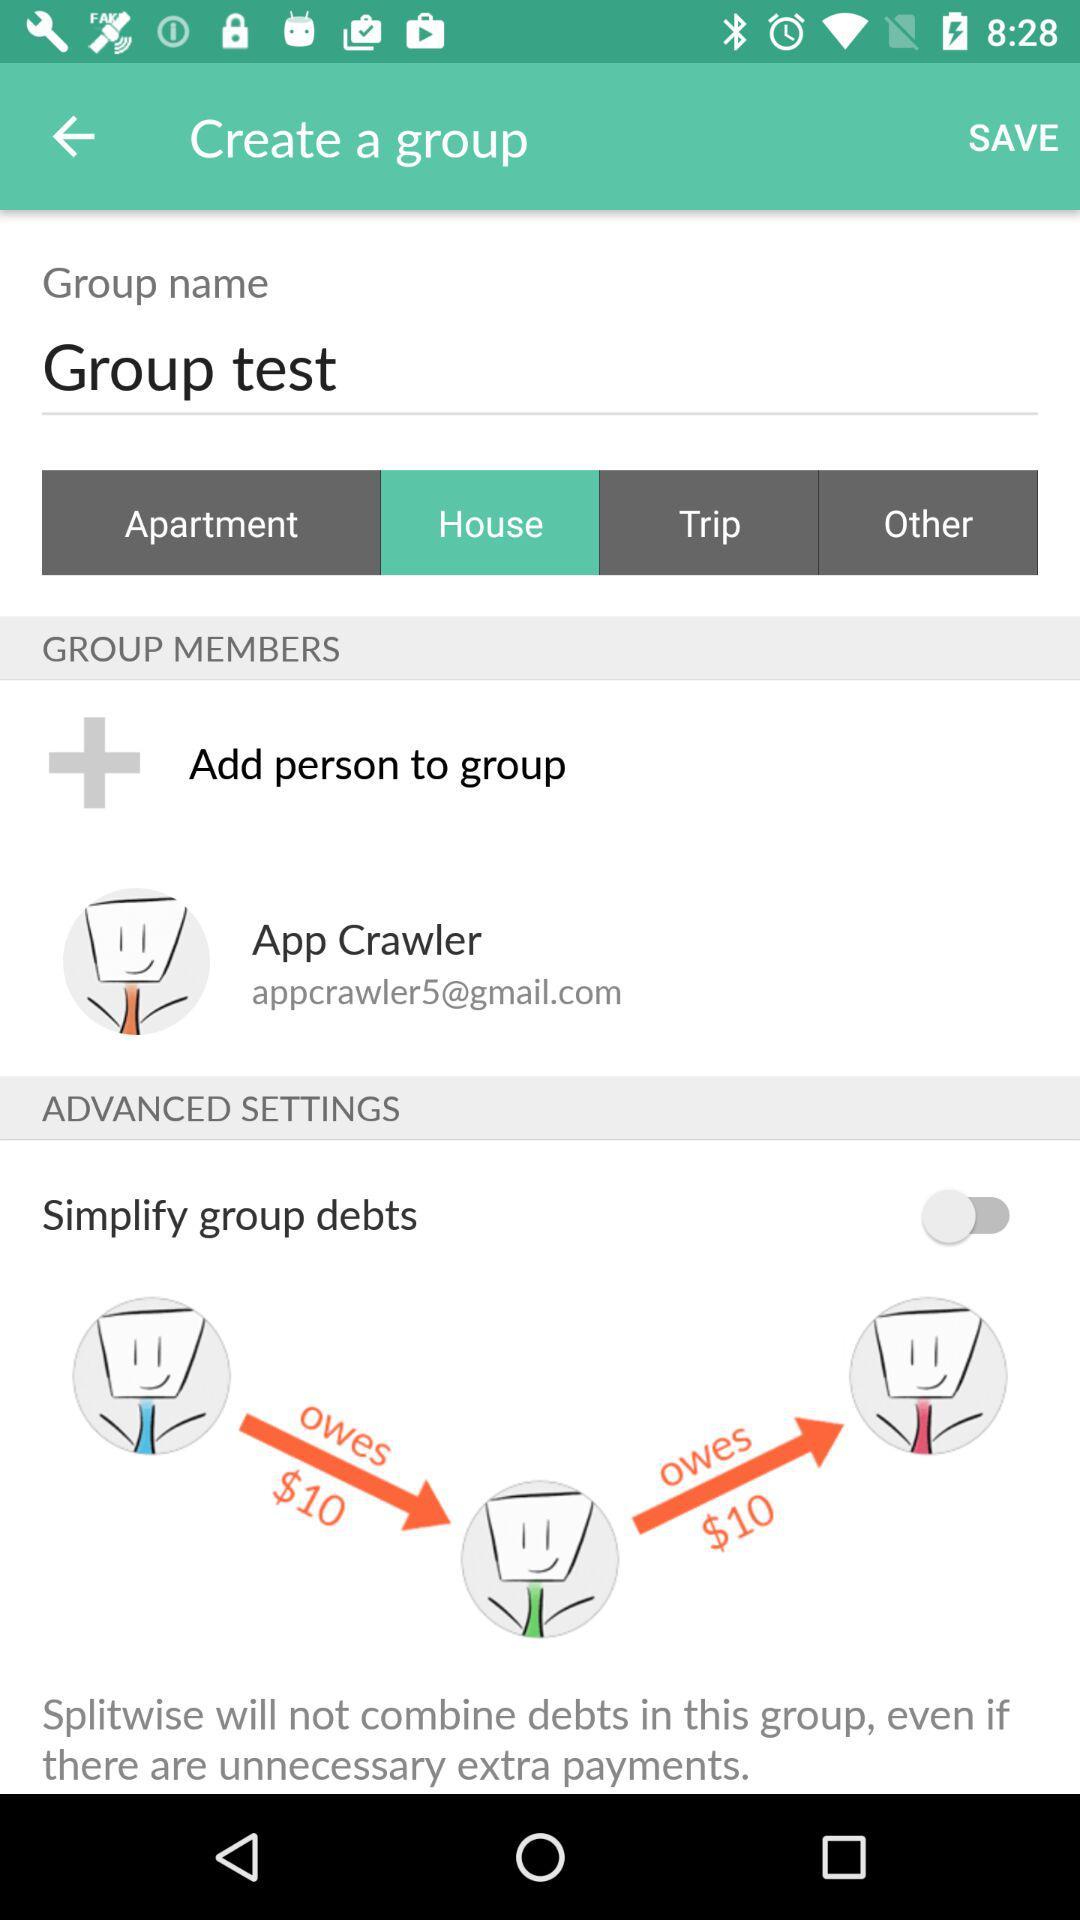 This screenshot has width=1080, height=1920. I want to click on the save, so click(1013, 135).